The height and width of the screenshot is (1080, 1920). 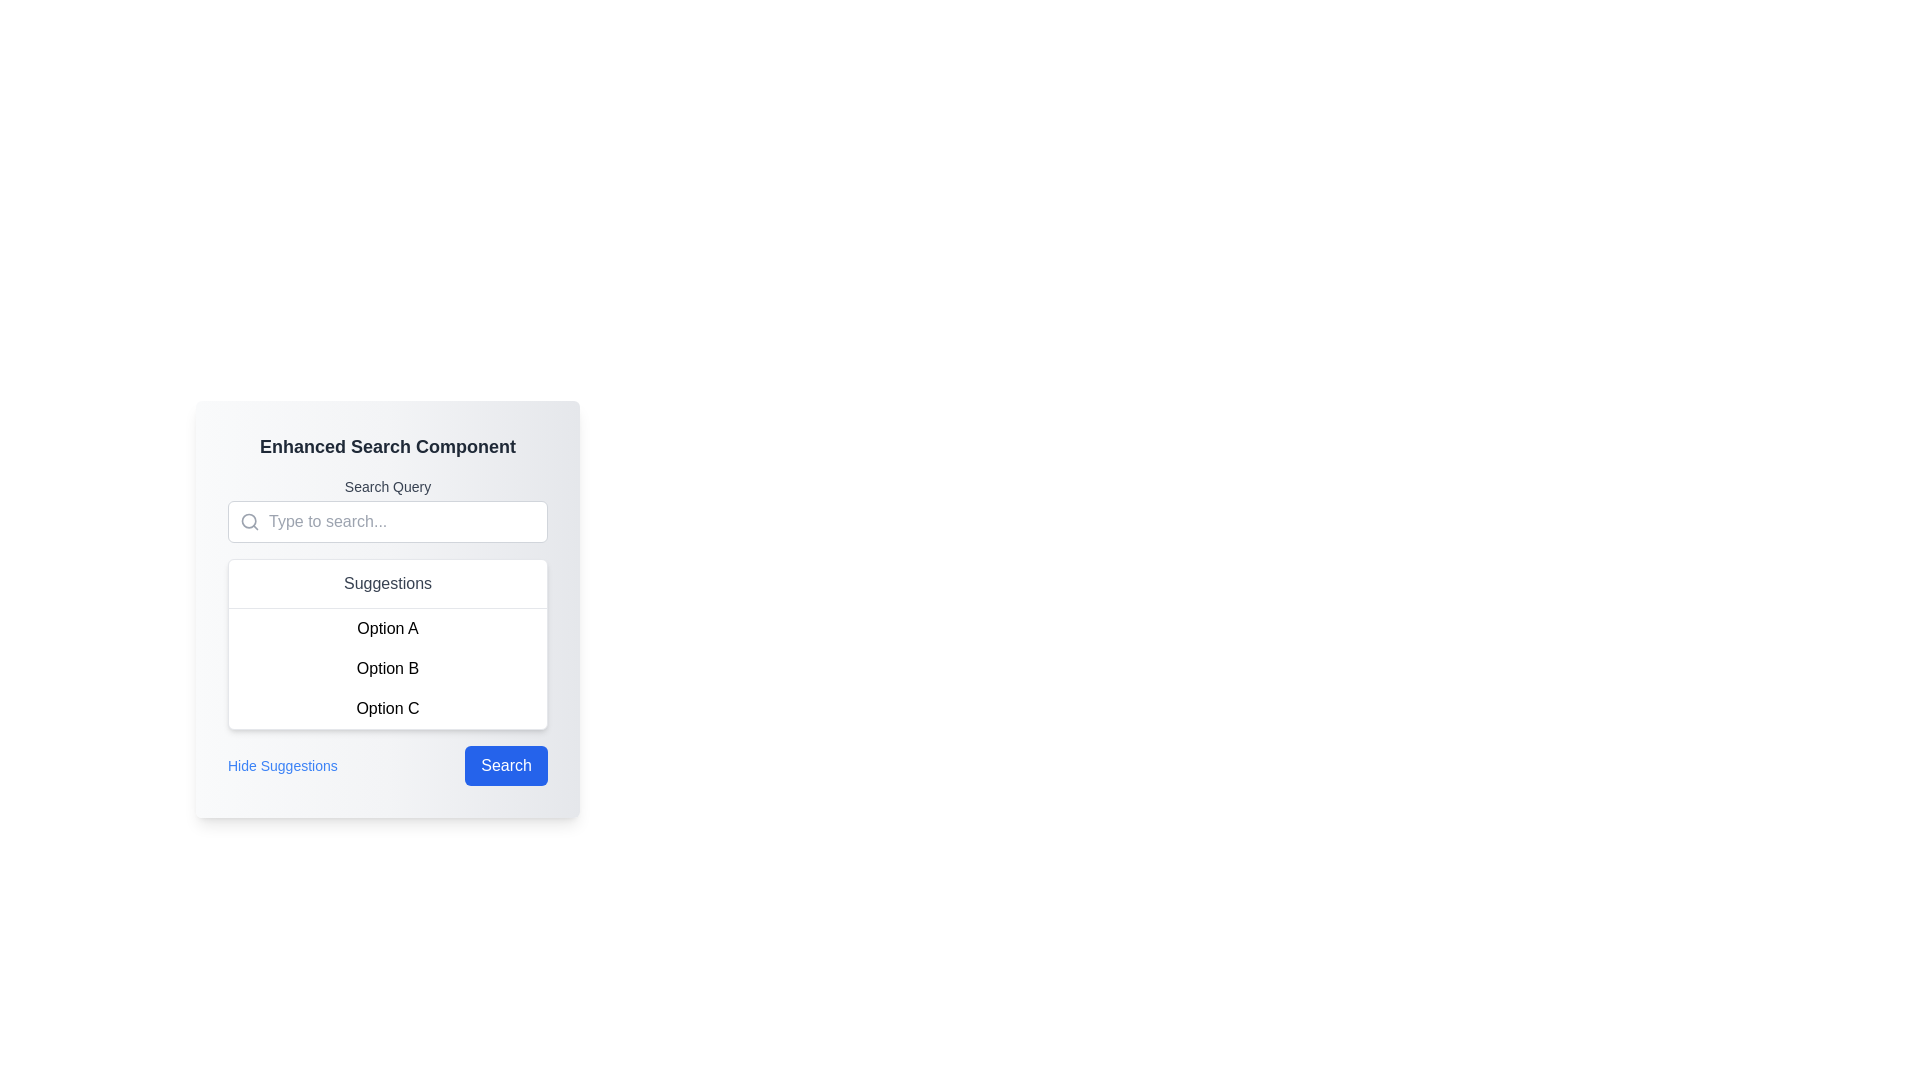 I want to click on 'Option B' in the Suggestions list box, so click(x=388, y=668).